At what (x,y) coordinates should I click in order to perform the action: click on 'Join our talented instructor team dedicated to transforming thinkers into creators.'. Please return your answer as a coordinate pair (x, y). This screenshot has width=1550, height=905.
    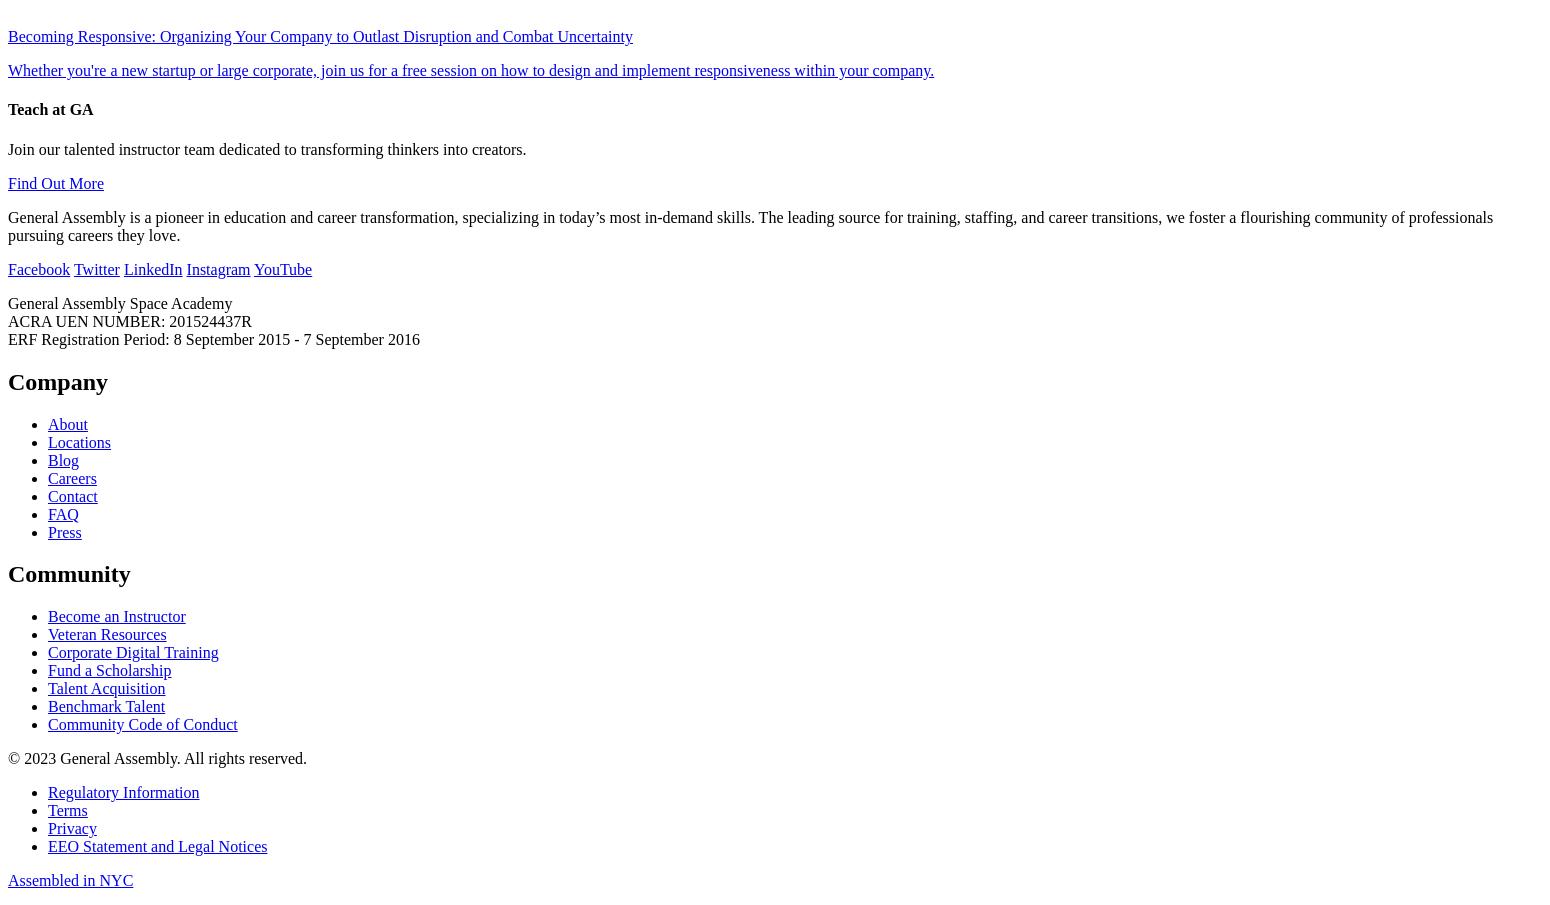
    Looking at the image, I should click on (267, 147).